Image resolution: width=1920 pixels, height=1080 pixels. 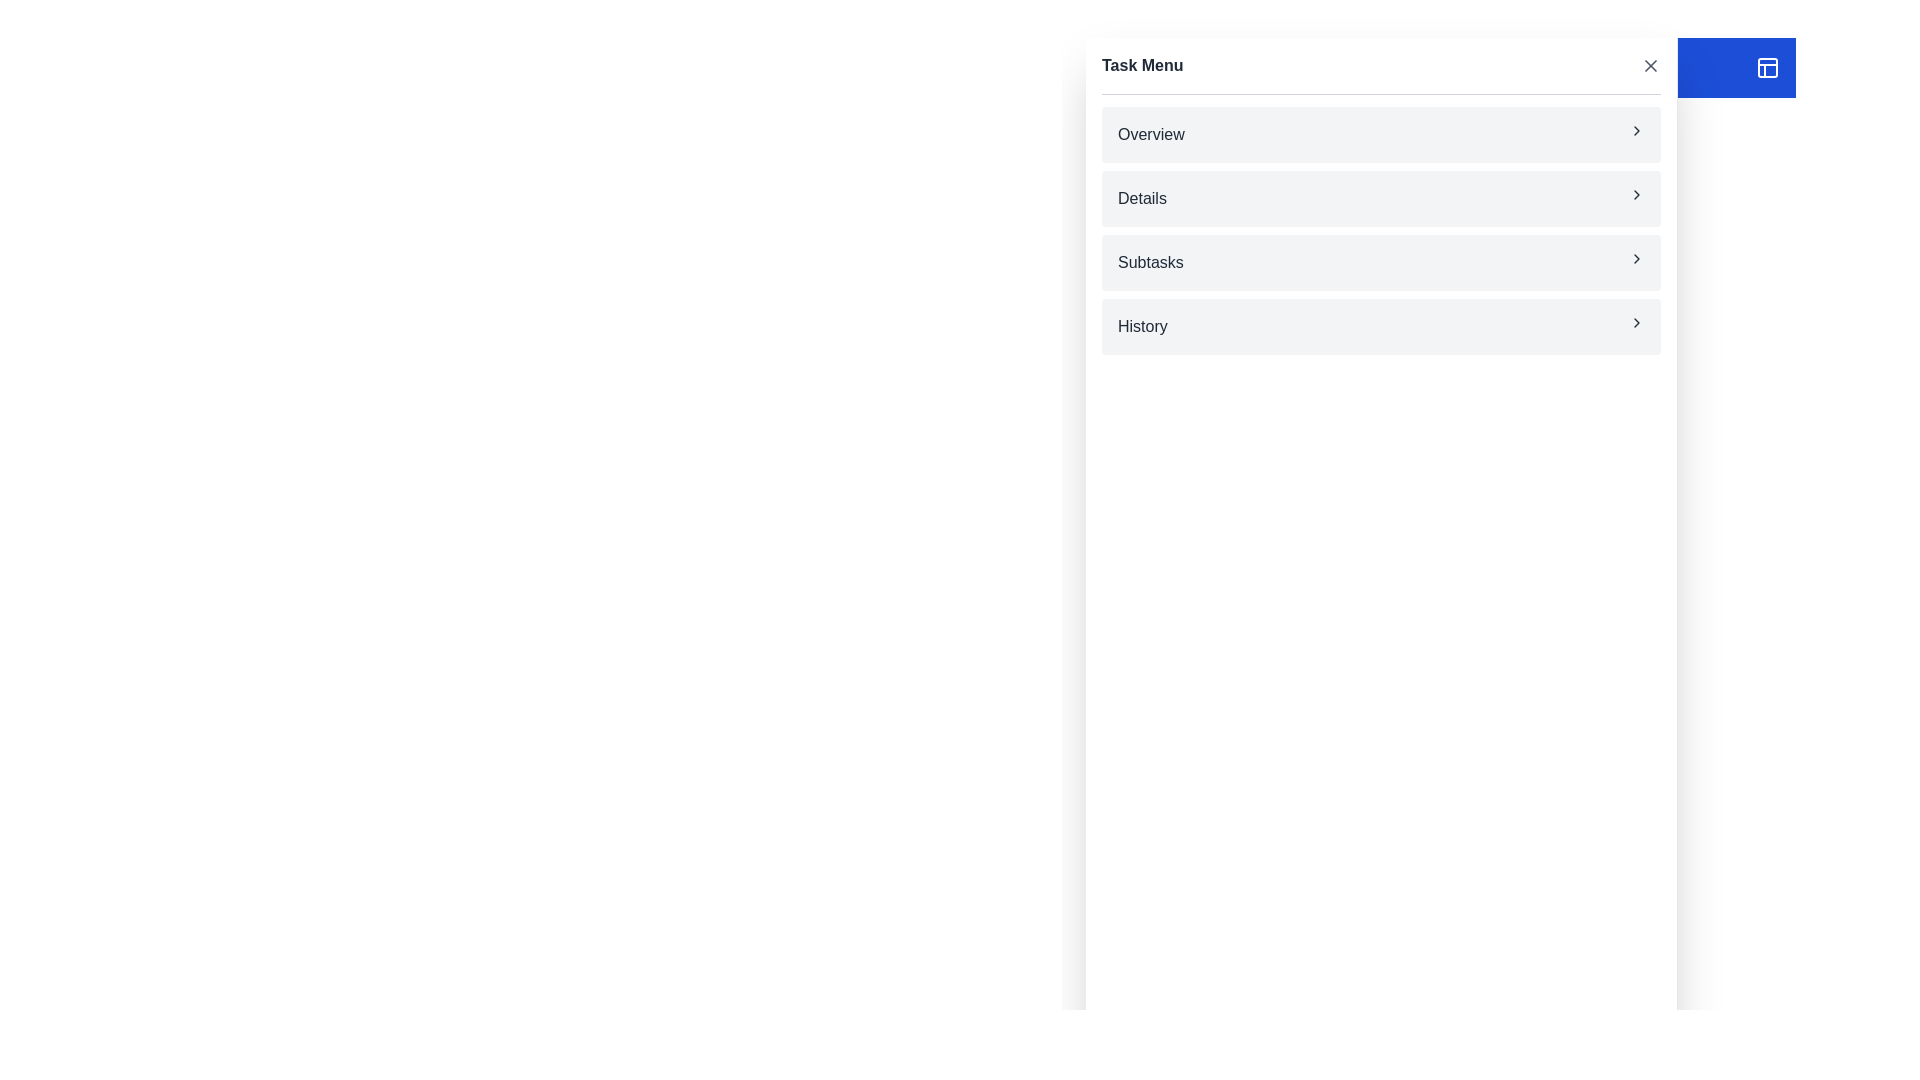 I want to click on the navigation menu button located as the third item in a vertical list of menu options, so click(x=1380, y=261).